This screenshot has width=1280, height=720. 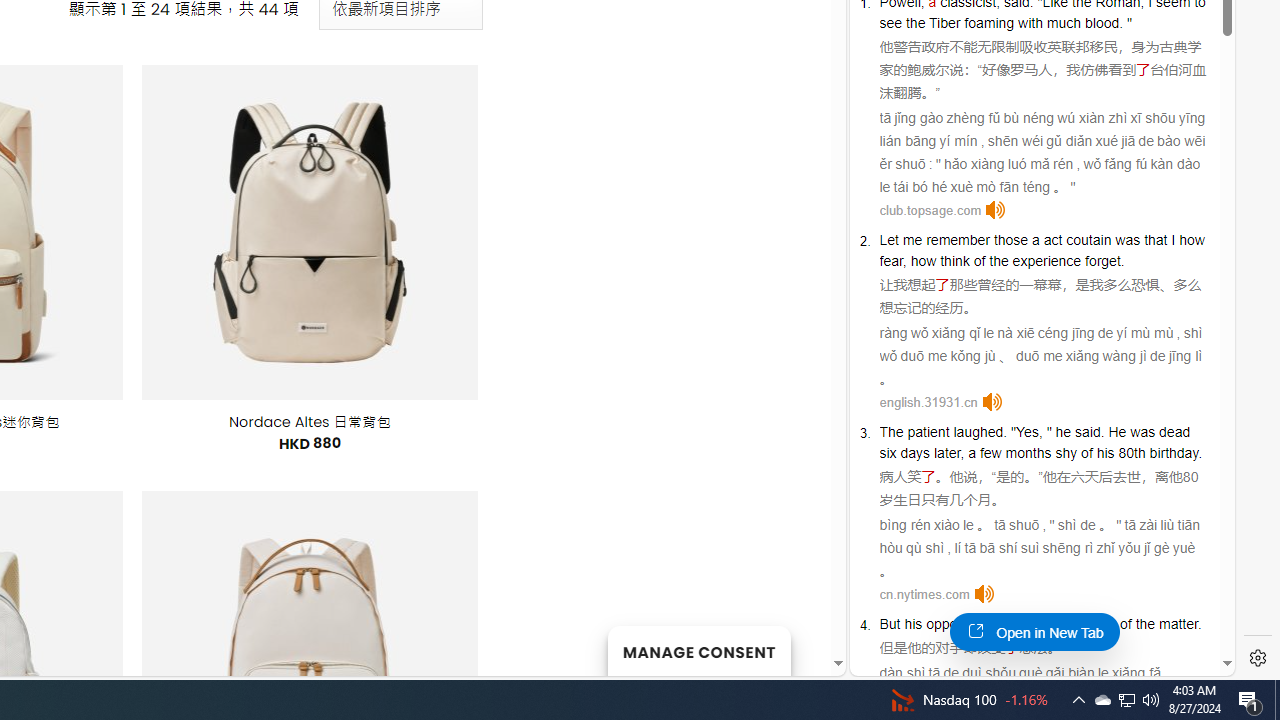 What do you see at coordinates (1101, 23) in the screenshot?
I see `'blood'` at bounding box center [1101, 23].